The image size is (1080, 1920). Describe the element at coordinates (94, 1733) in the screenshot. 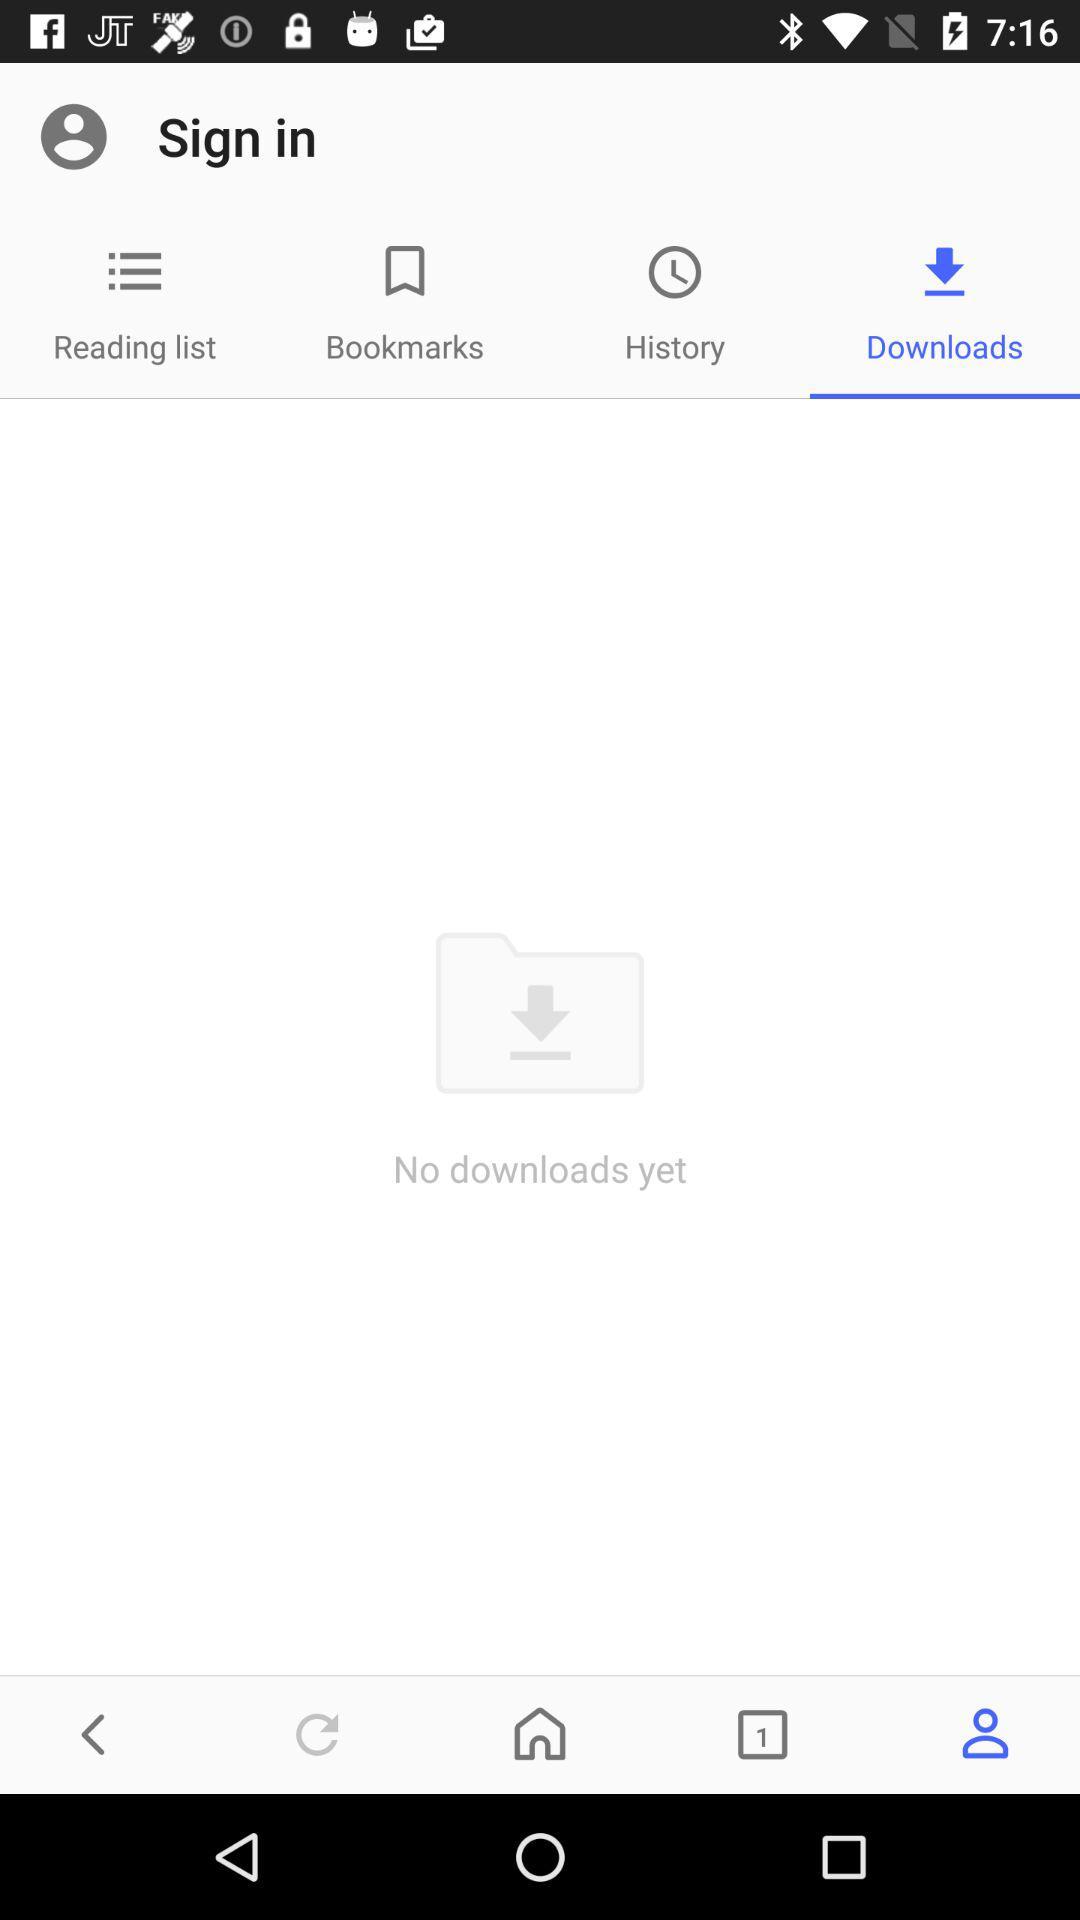

I see `the arrow_backward icon` at that location.